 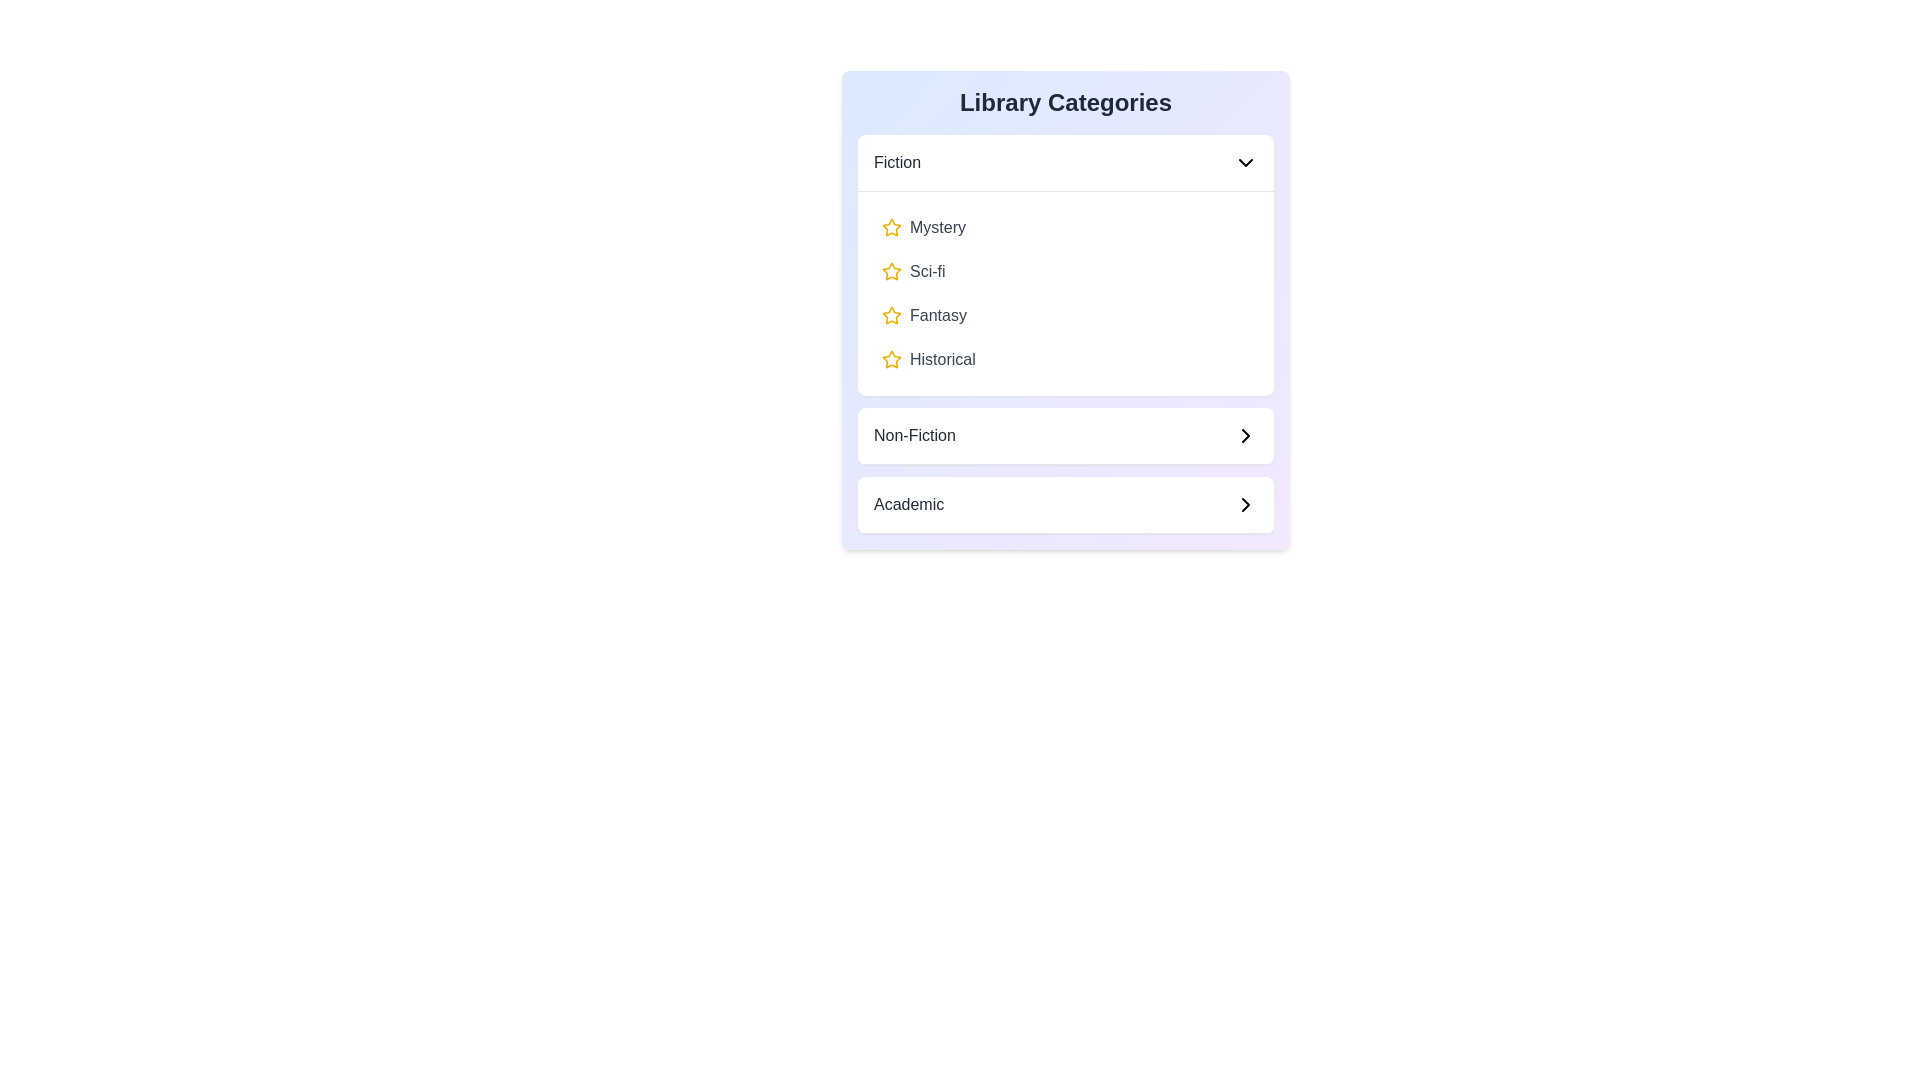 I want to click on the item Historical from the expanded 'Fiction' category, so click(x=1064, y=358).